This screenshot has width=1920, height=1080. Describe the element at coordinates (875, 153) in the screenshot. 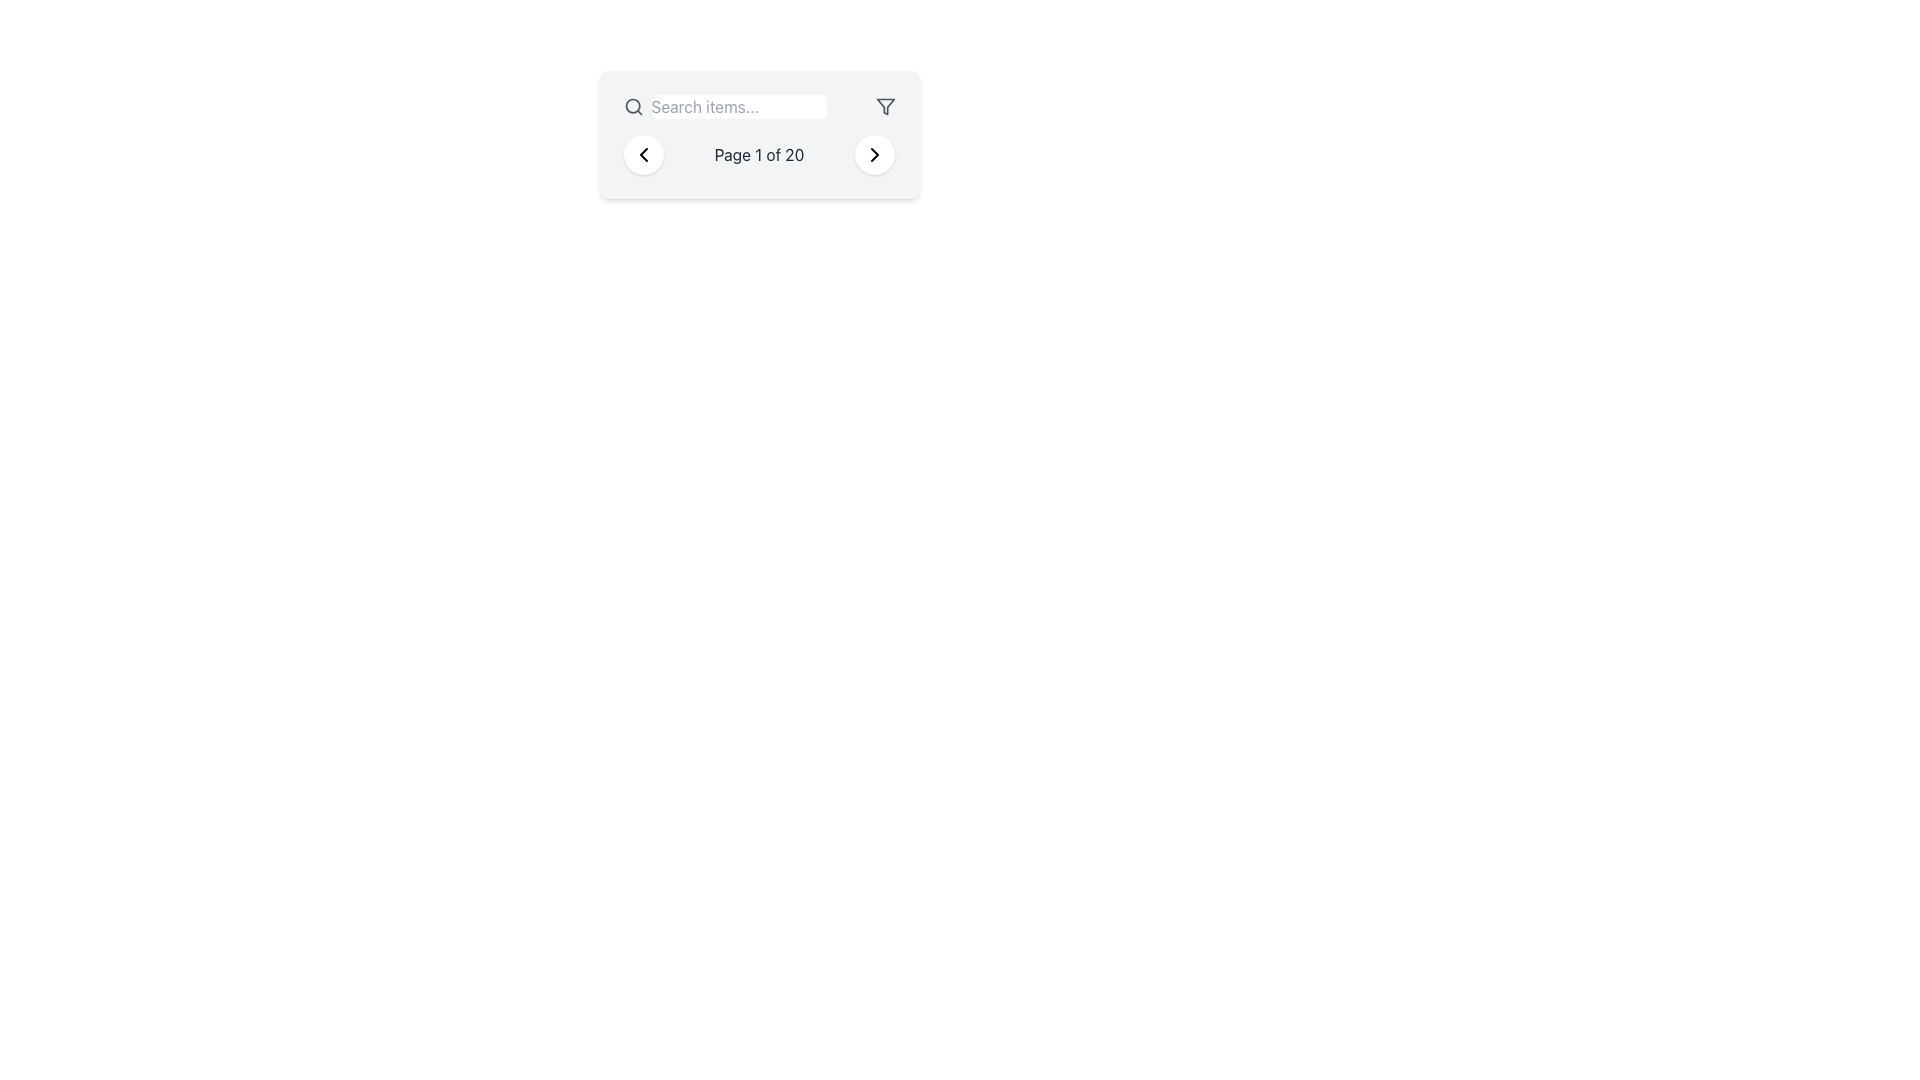

I see `the Chevron Symbol icon located on the rightmost side of the functional toolbar` at that location.